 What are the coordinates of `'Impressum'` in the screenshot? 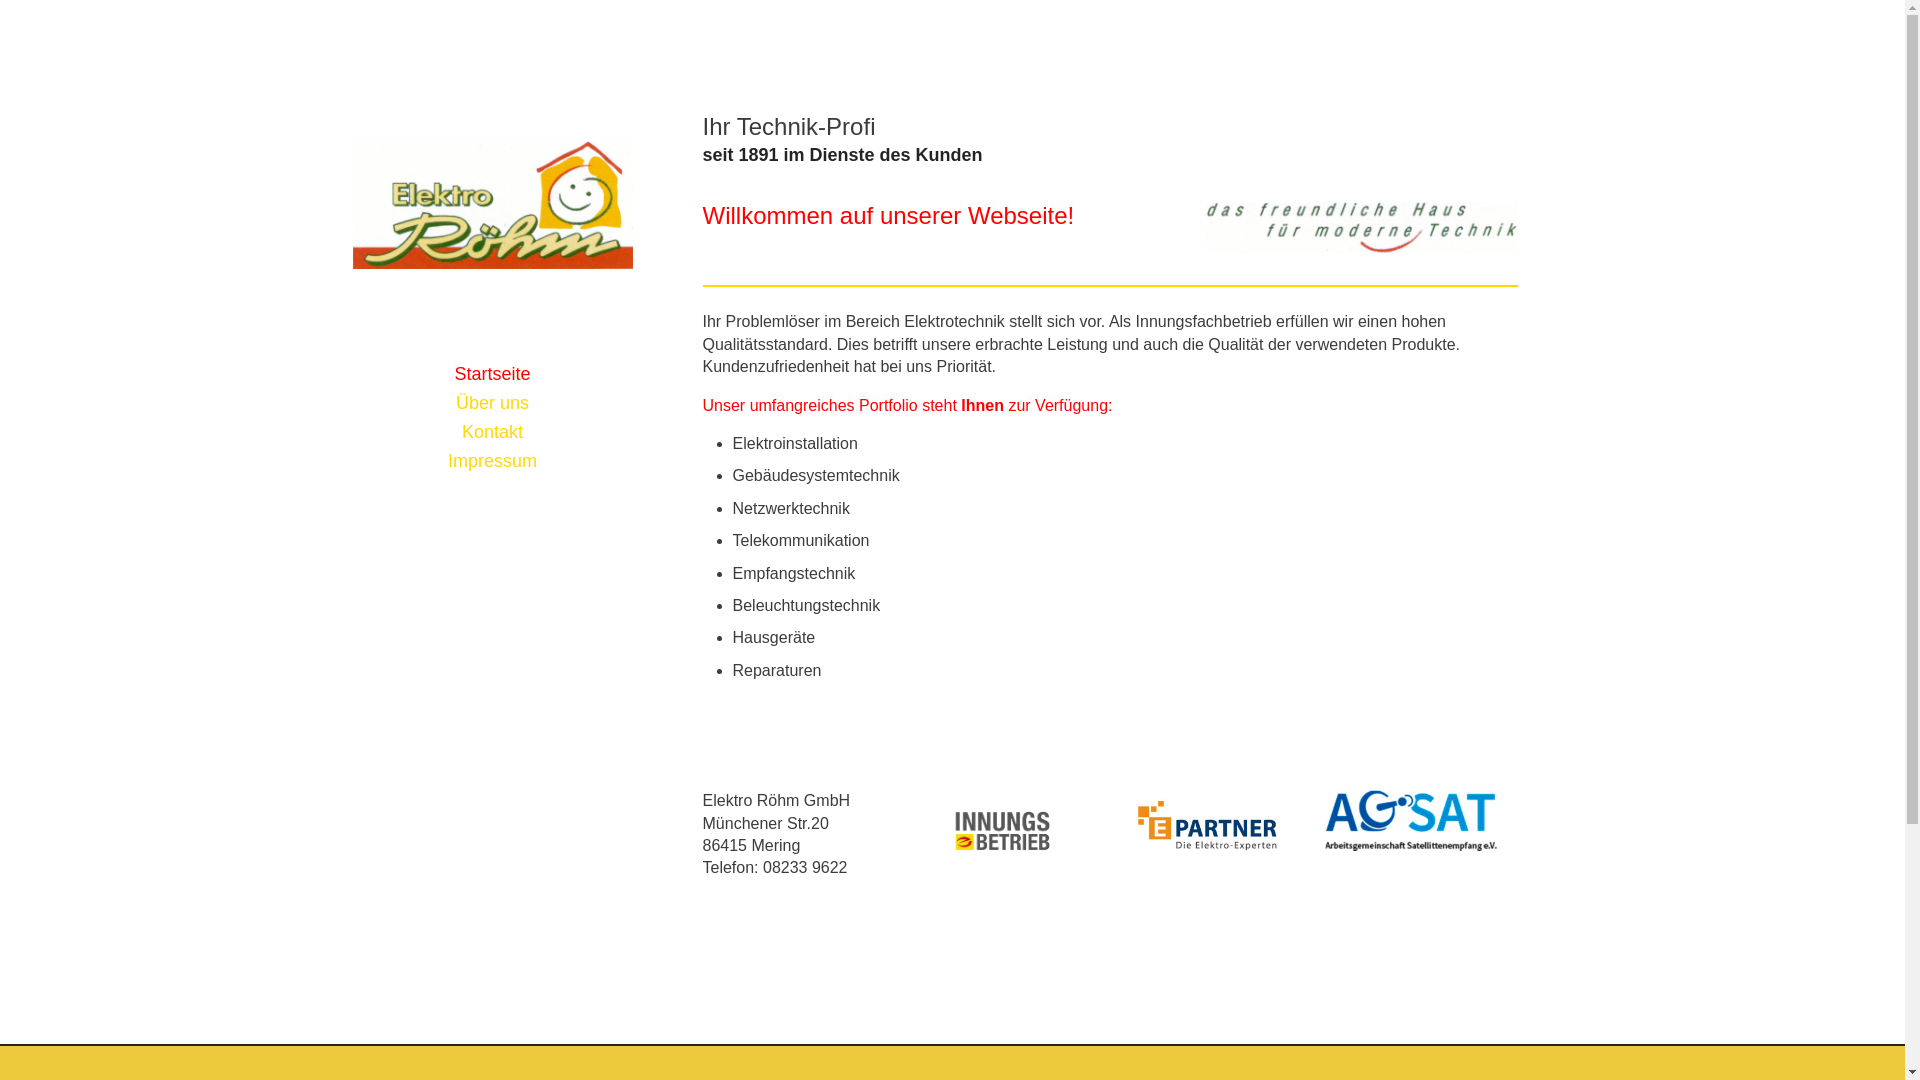 It's located at (351, 461).